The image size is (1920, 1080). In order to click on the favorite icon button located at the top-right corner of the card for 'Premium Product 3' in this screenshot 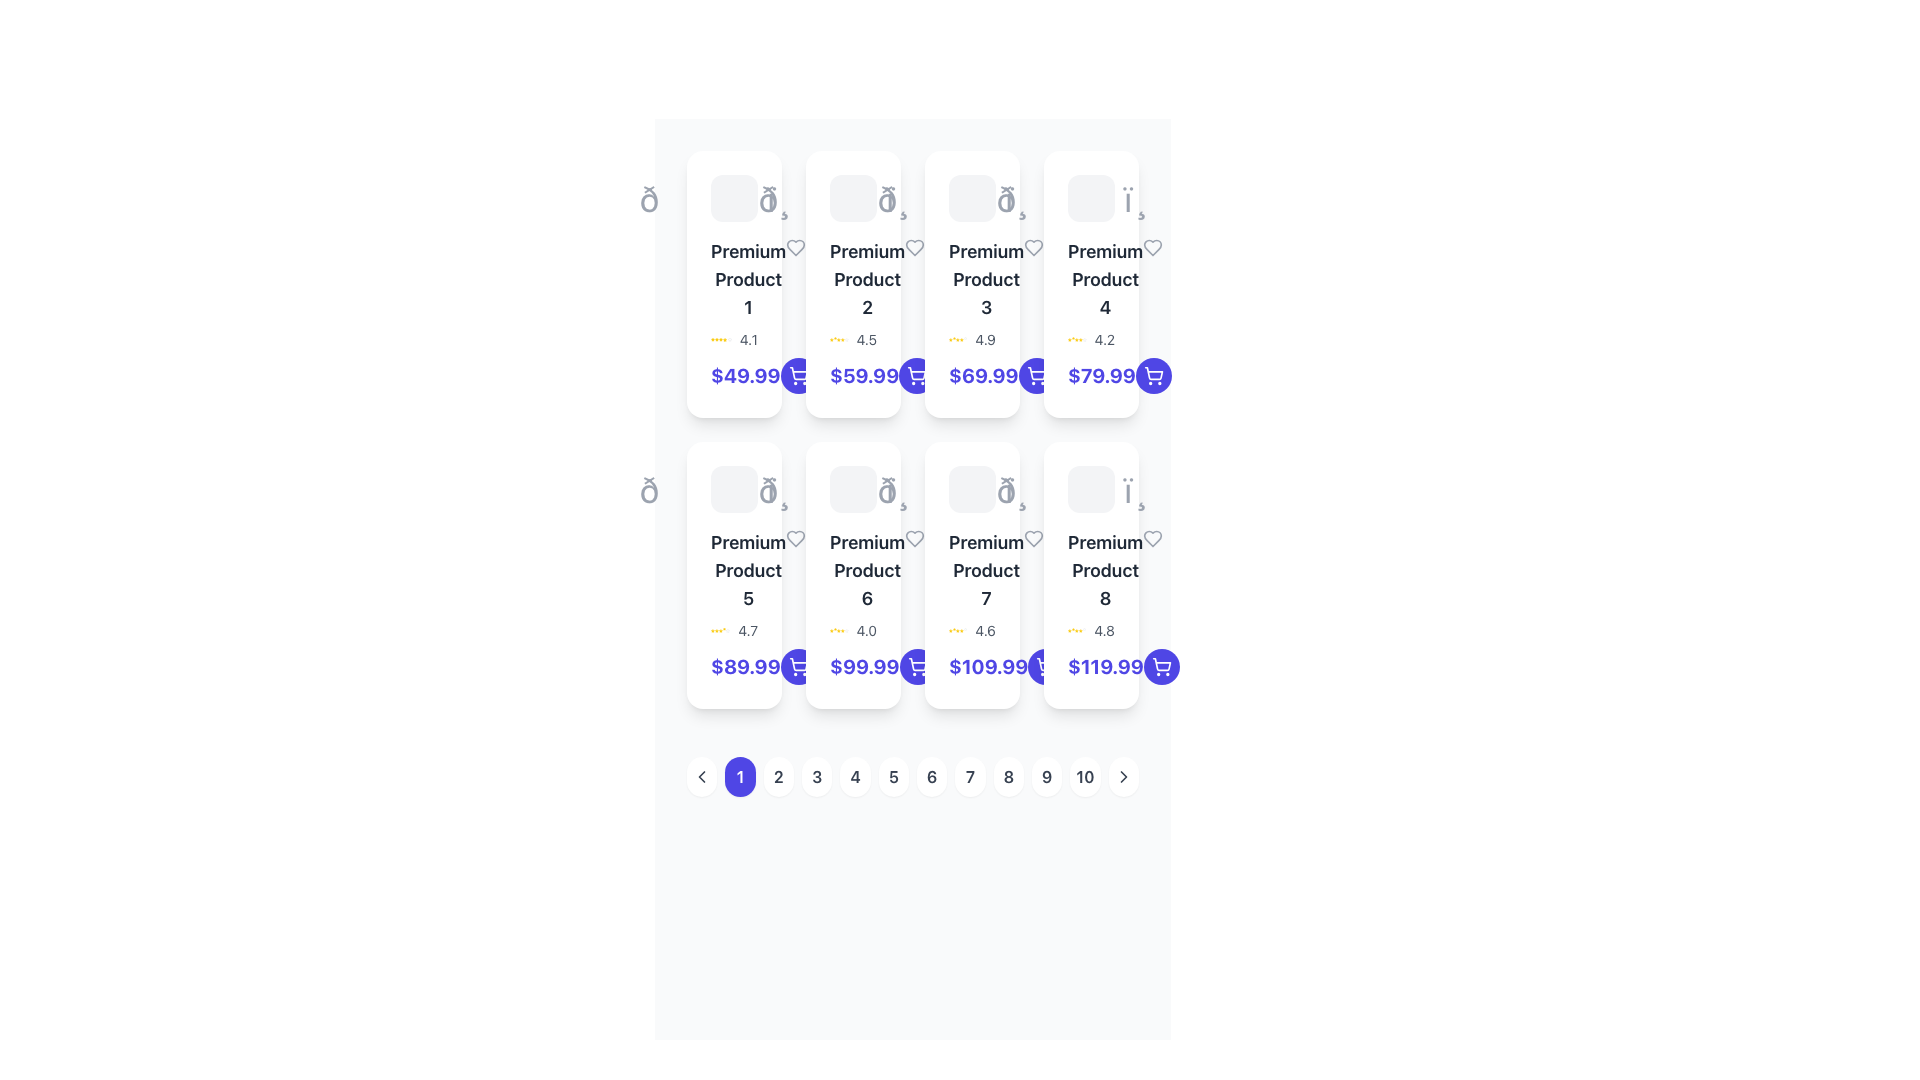, I will do `click(1034, 246)`.